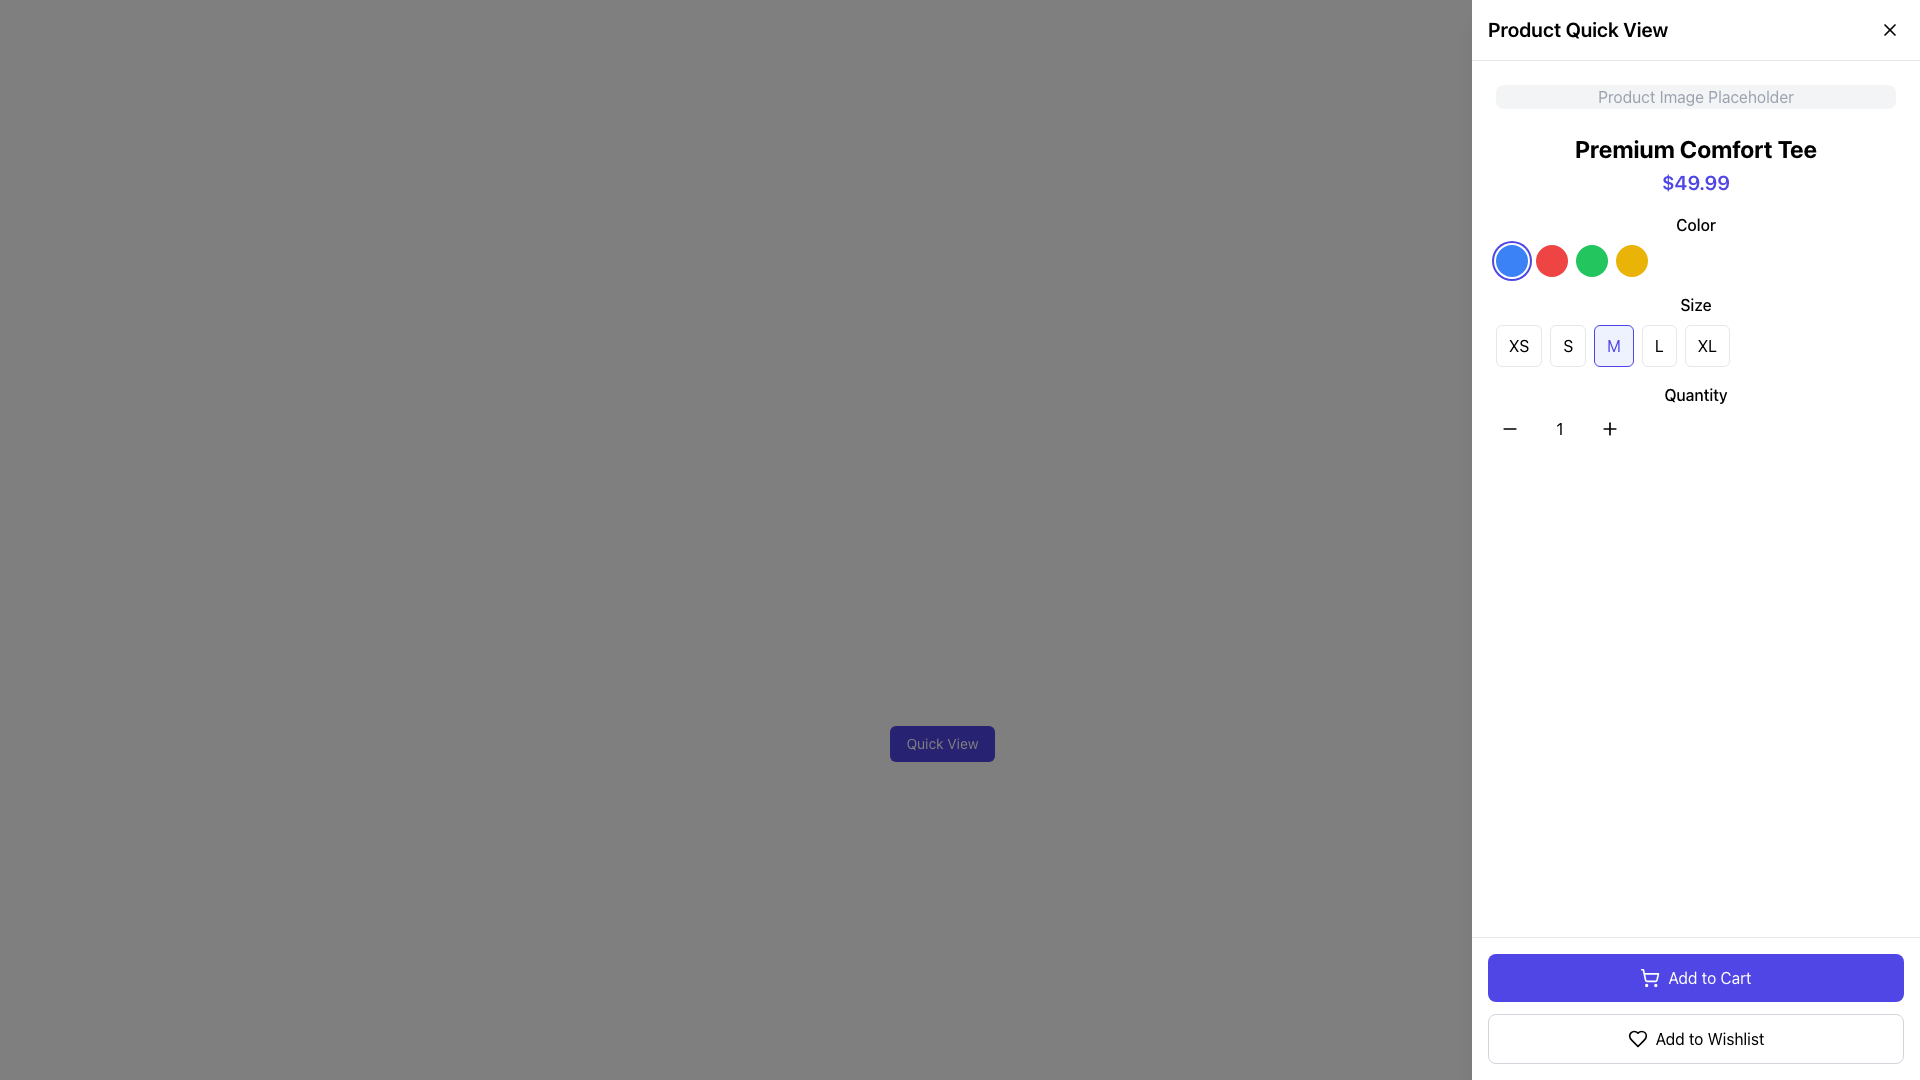  What do you see at coordinates (1591, 260) in the screenshot?
I see `the third circular green dot in the row of color options under the 'Color' label in the 'Product Quick View' interface` at bounding box center [1591, 260].